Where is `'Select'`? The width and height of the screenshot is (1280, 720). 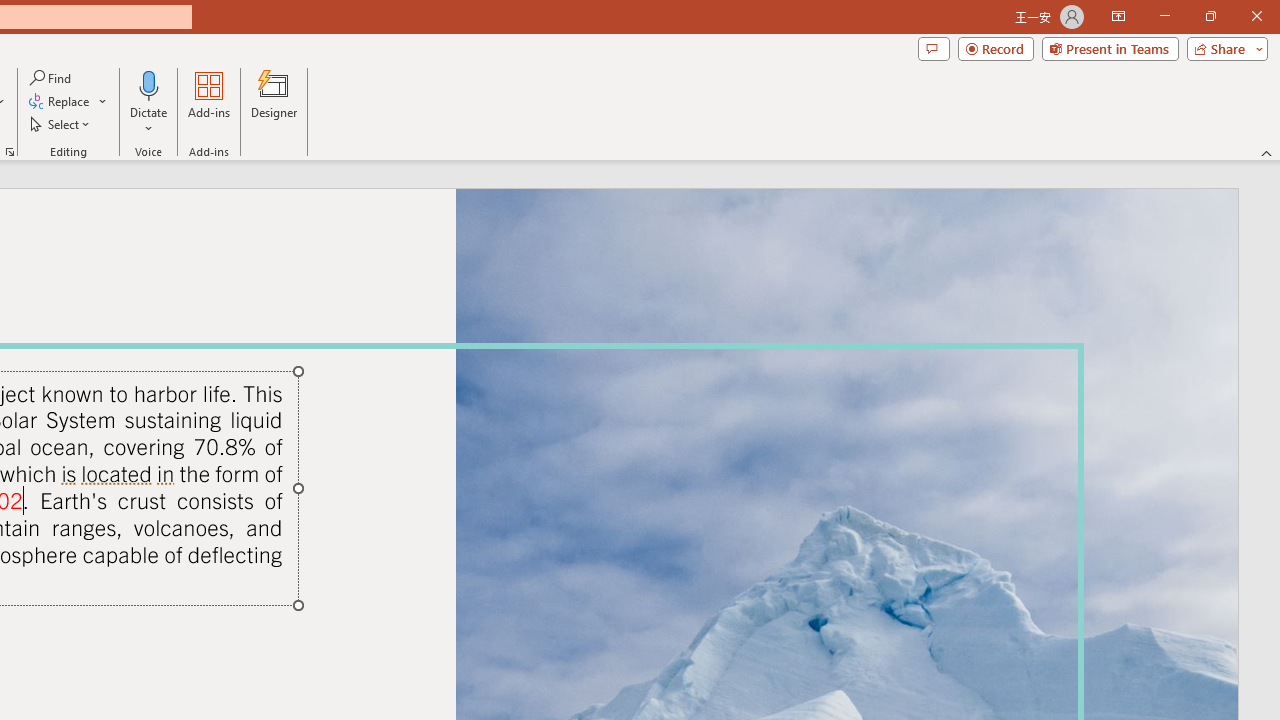 'Select' is located at coordinates (61, 124).